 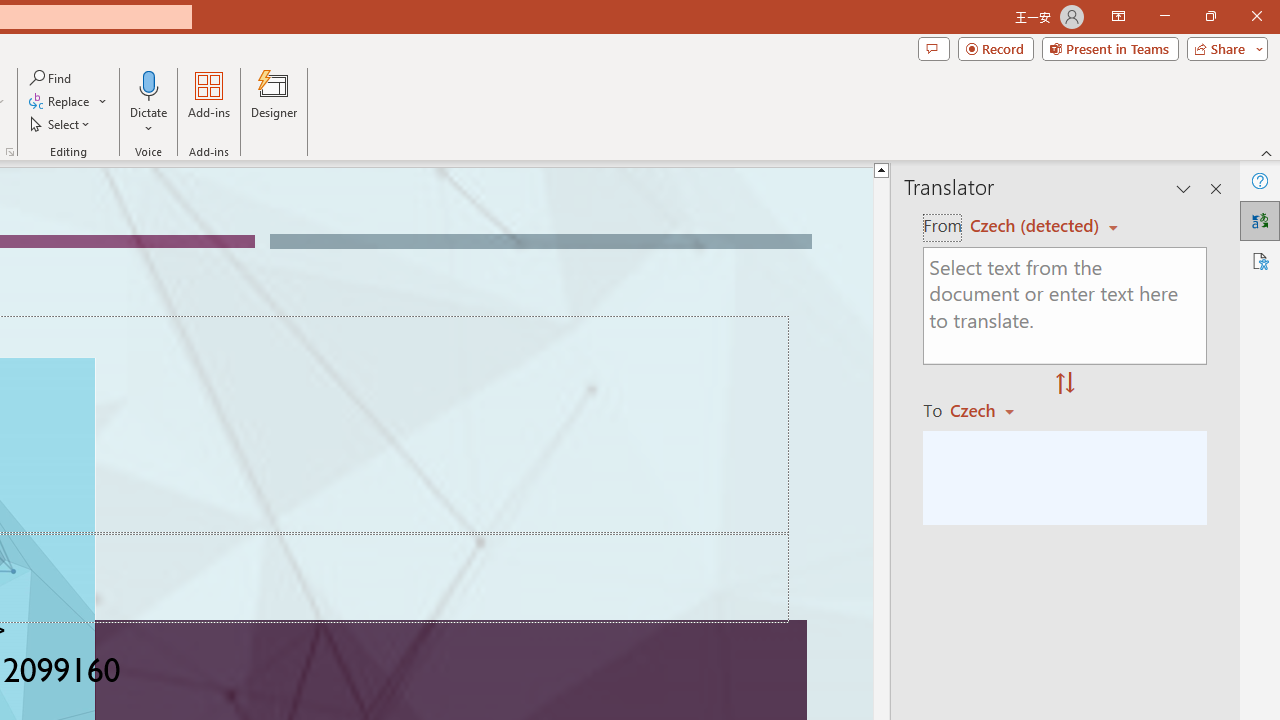 What do you see at coordinates (991, 409) in the screenshot?
I see `'Czech'` at bounding box center [991, 409].